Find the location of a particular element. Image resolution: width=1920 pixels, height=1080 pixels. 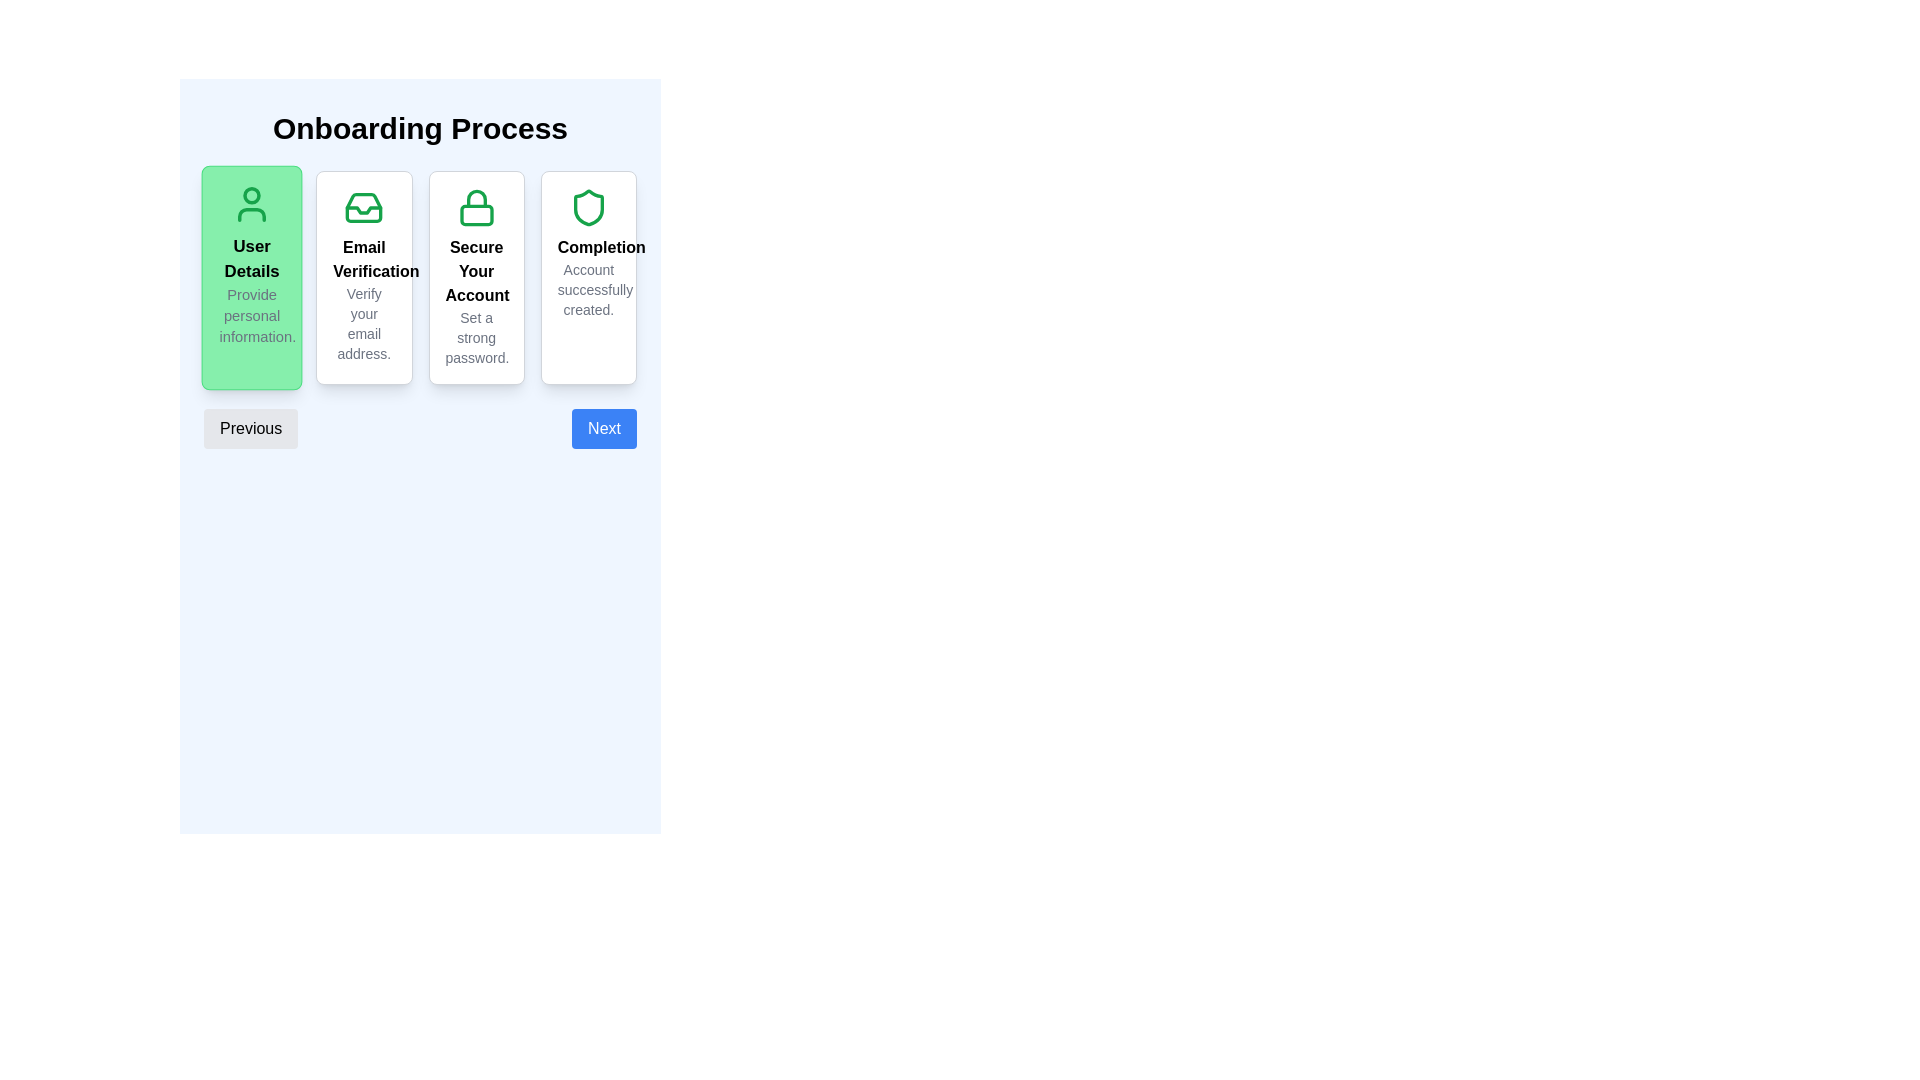

the small circle that visually represents part of the user icon in the 'User Details' card during the onboarding process is located at coordinates (251, 195).